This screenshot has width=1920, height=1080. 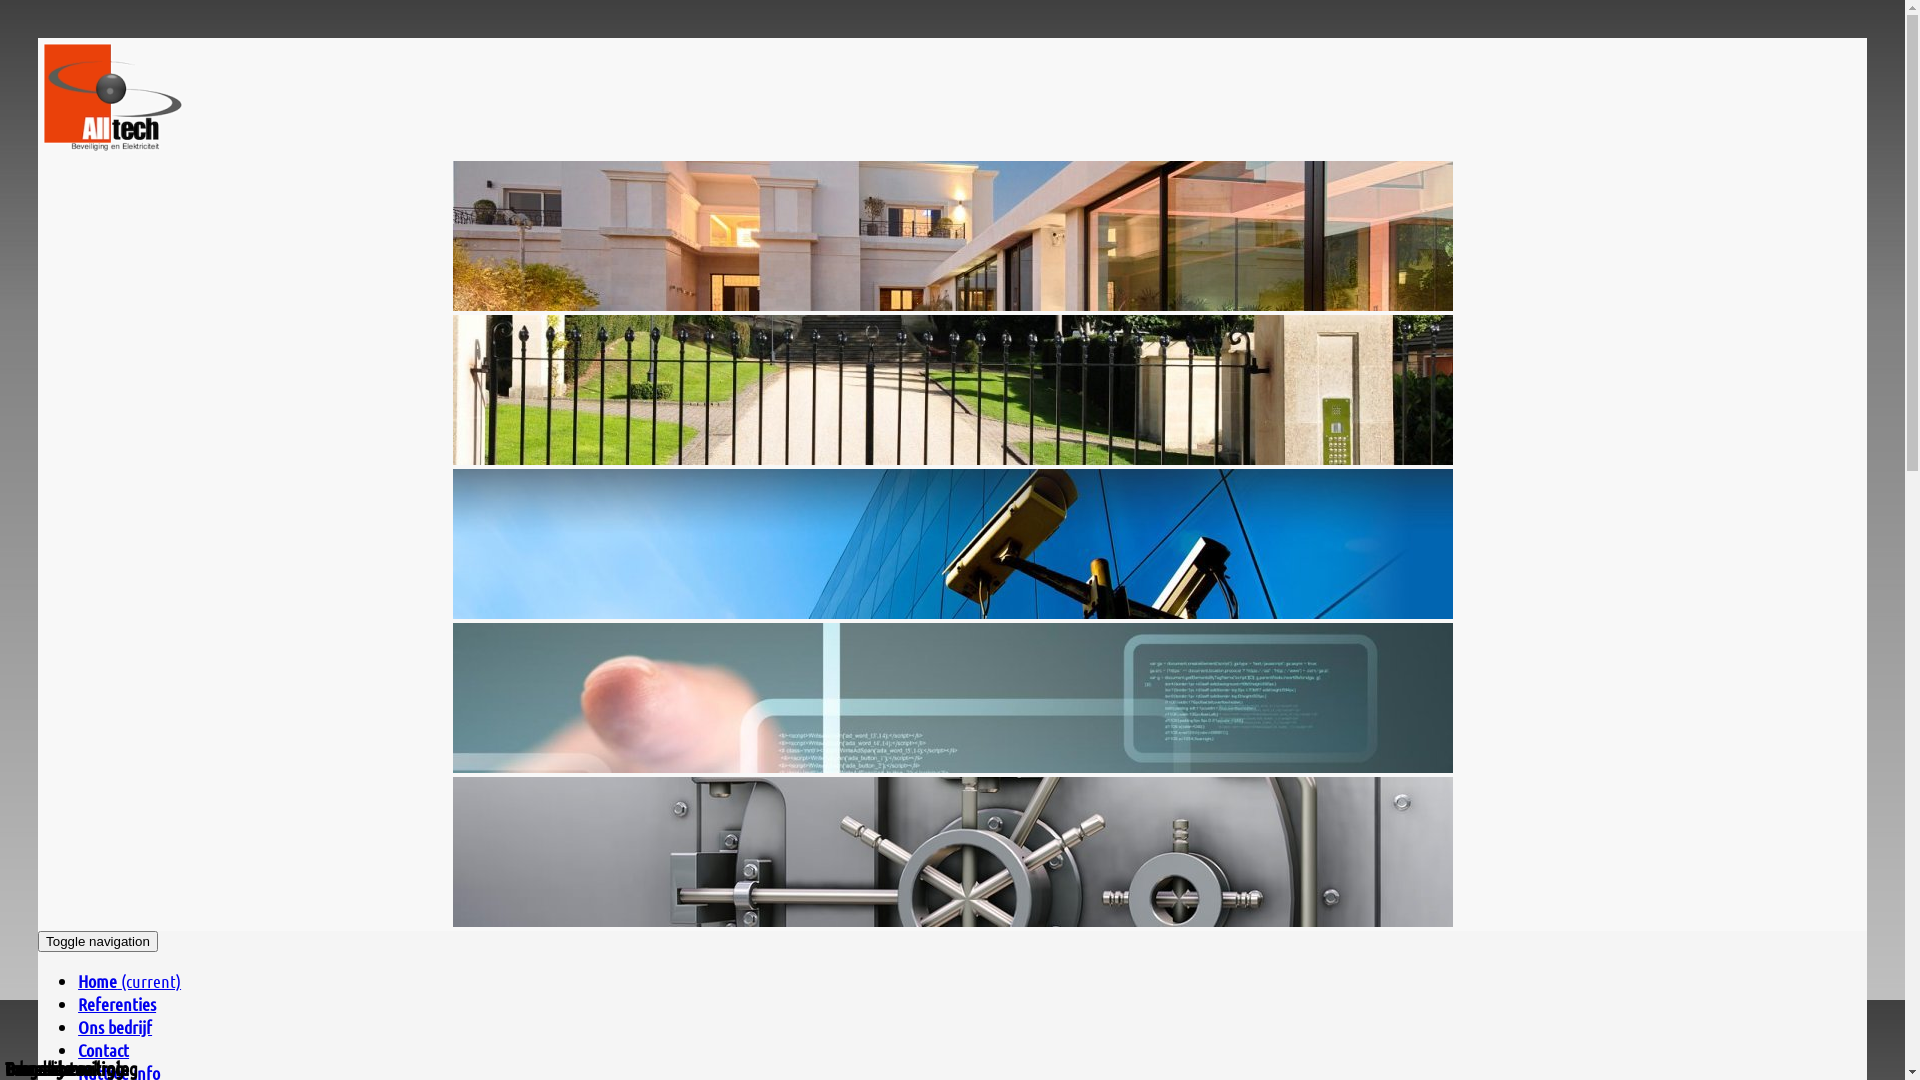 What do you see at coordinates (114, 1026) in the screenshot?
I see `'Ons bedrijf'` at bounding box center [114, 1026].